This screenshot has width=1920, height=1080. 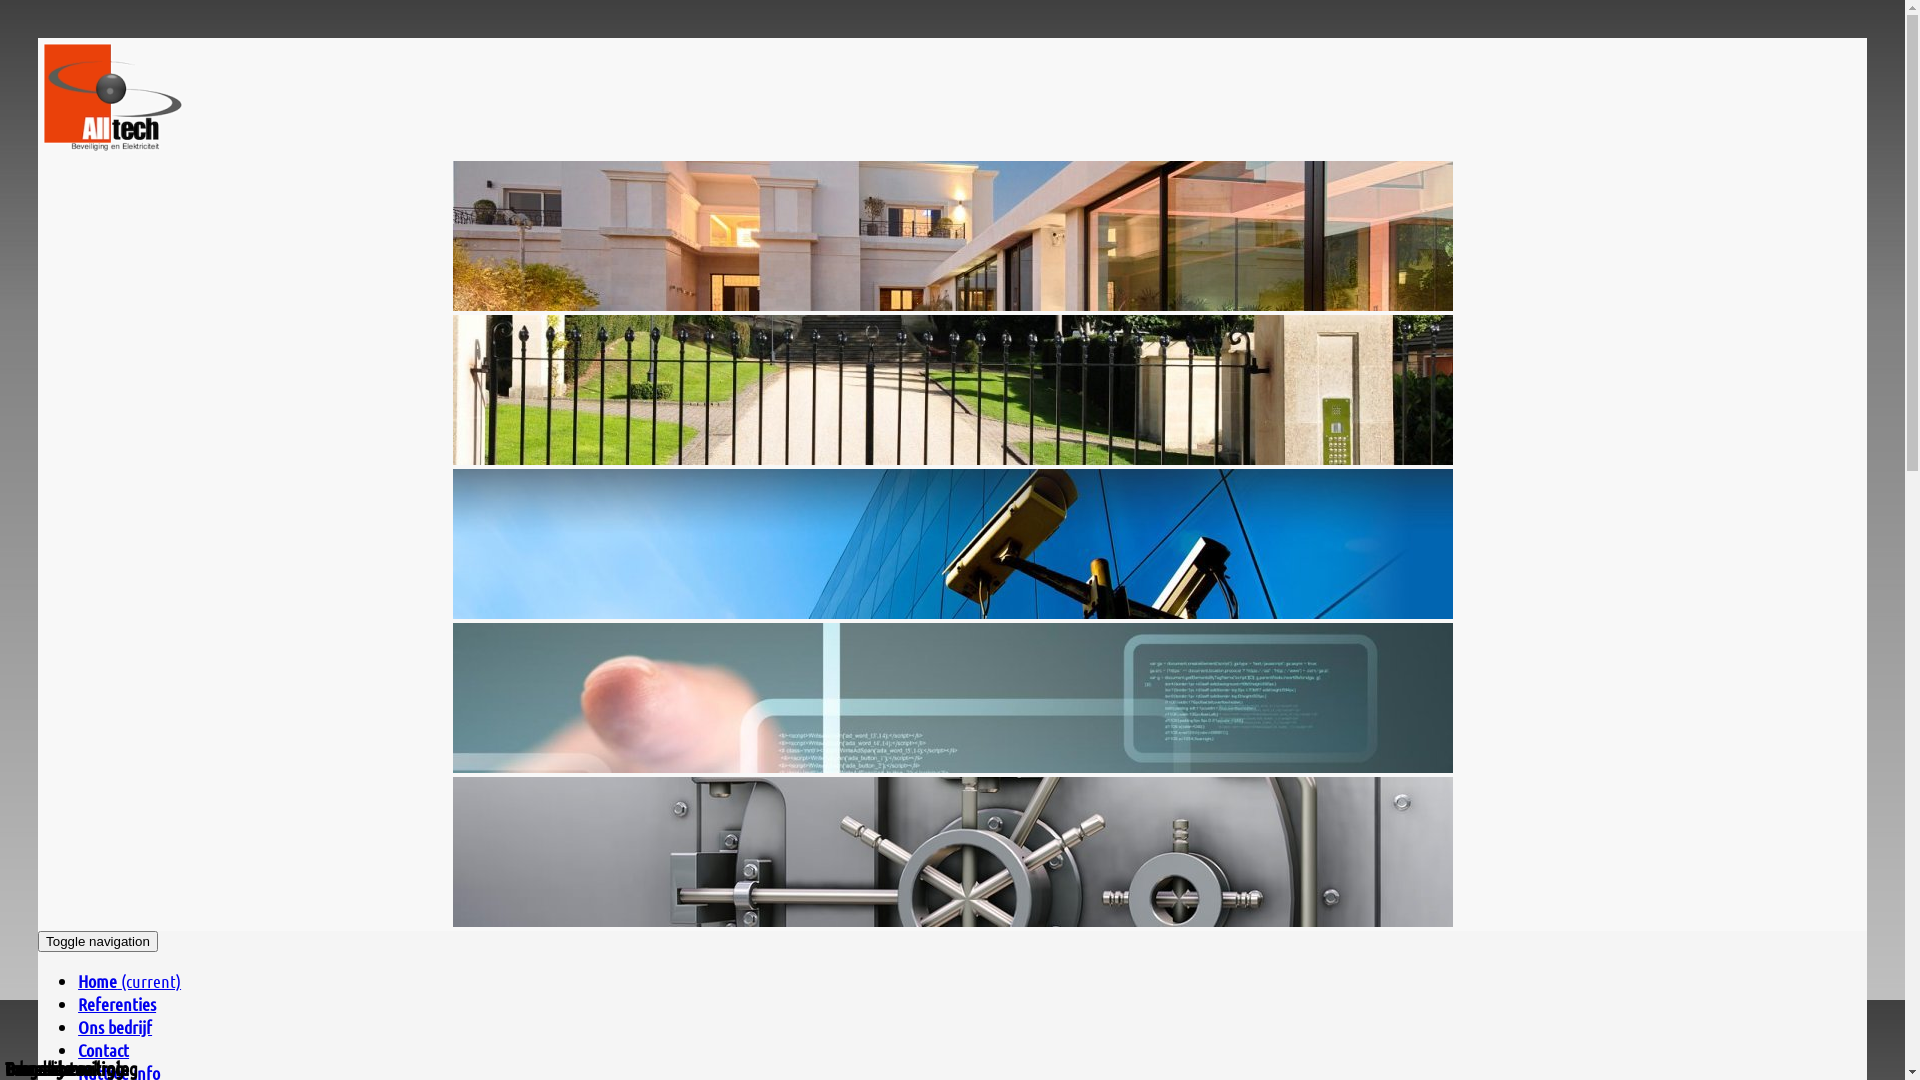 What do you see at coordinates (114, 1026) in the screenshot?
I see `'Ons bedrijf'` at bounding box center [114, 1026].